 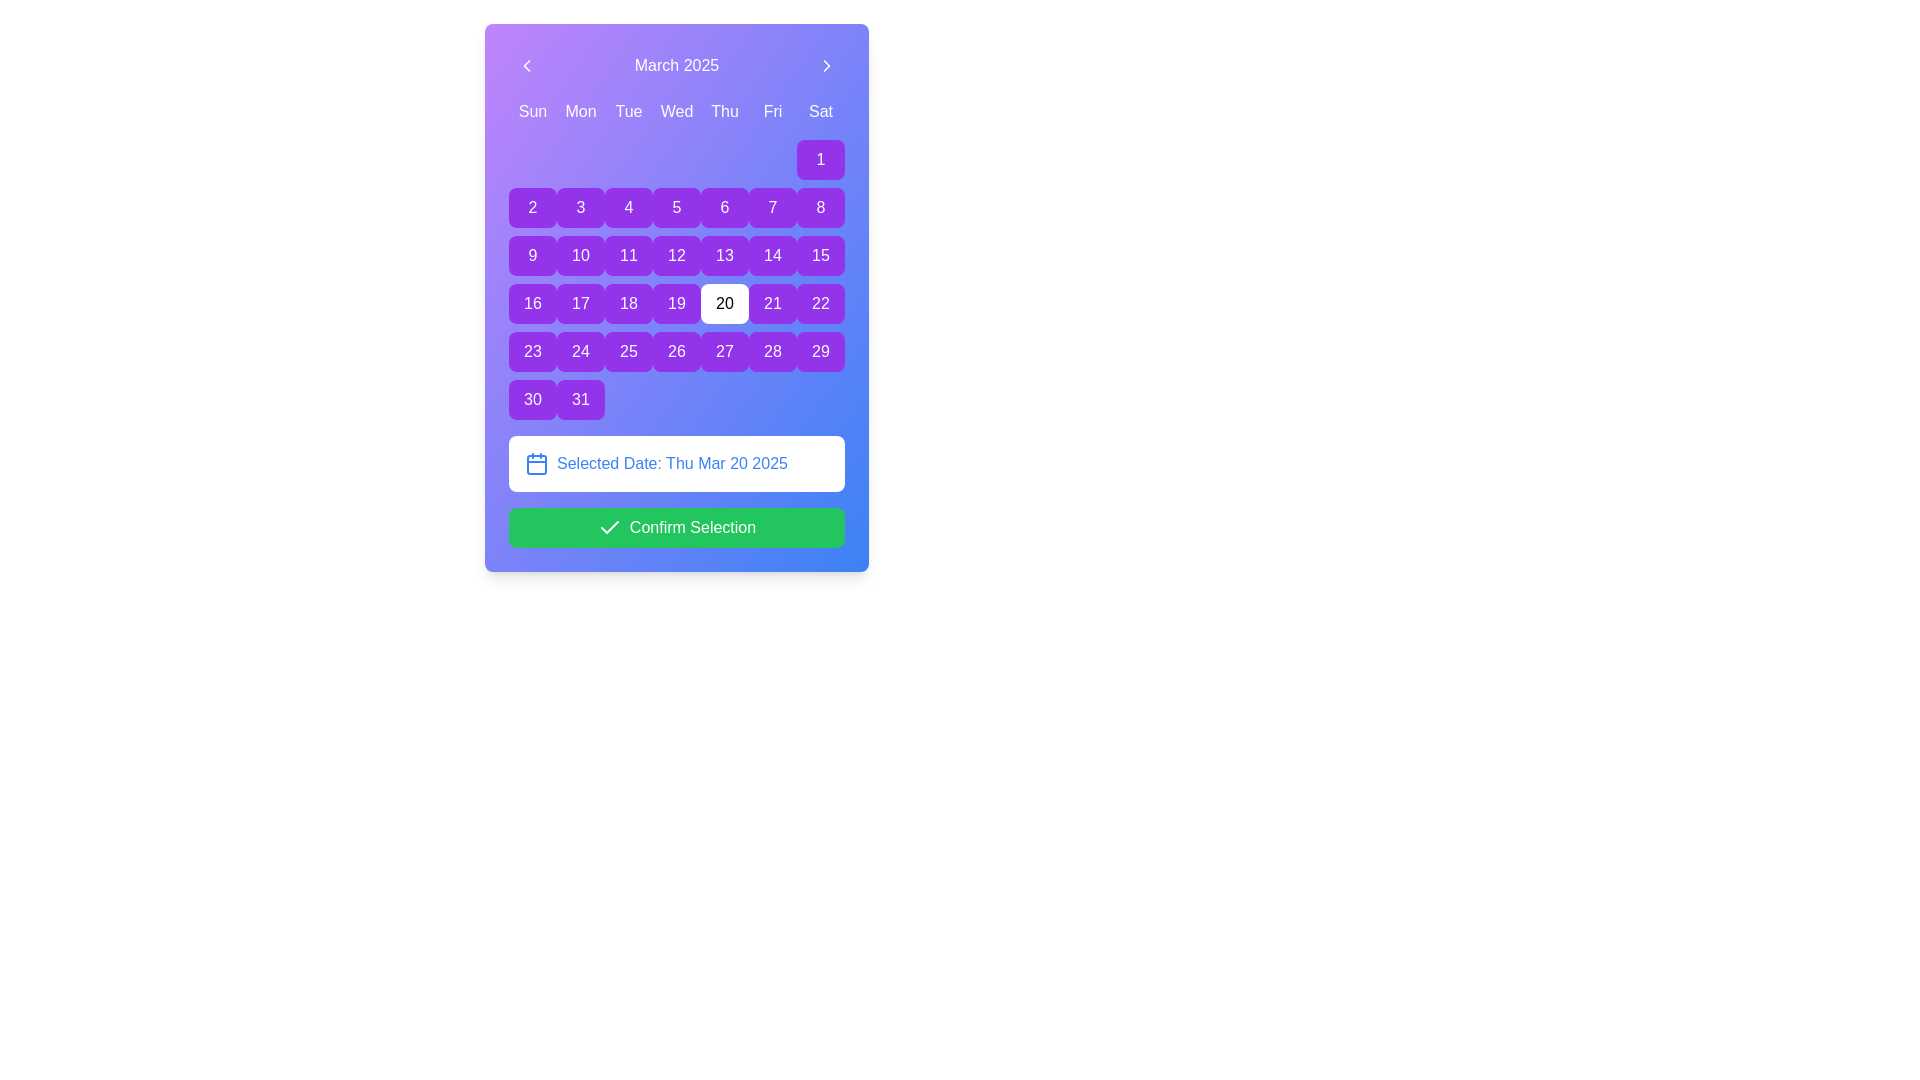 I want to click on the rounded rectangular button with a purple background displaying the number '14', so click(x=771, y=254).